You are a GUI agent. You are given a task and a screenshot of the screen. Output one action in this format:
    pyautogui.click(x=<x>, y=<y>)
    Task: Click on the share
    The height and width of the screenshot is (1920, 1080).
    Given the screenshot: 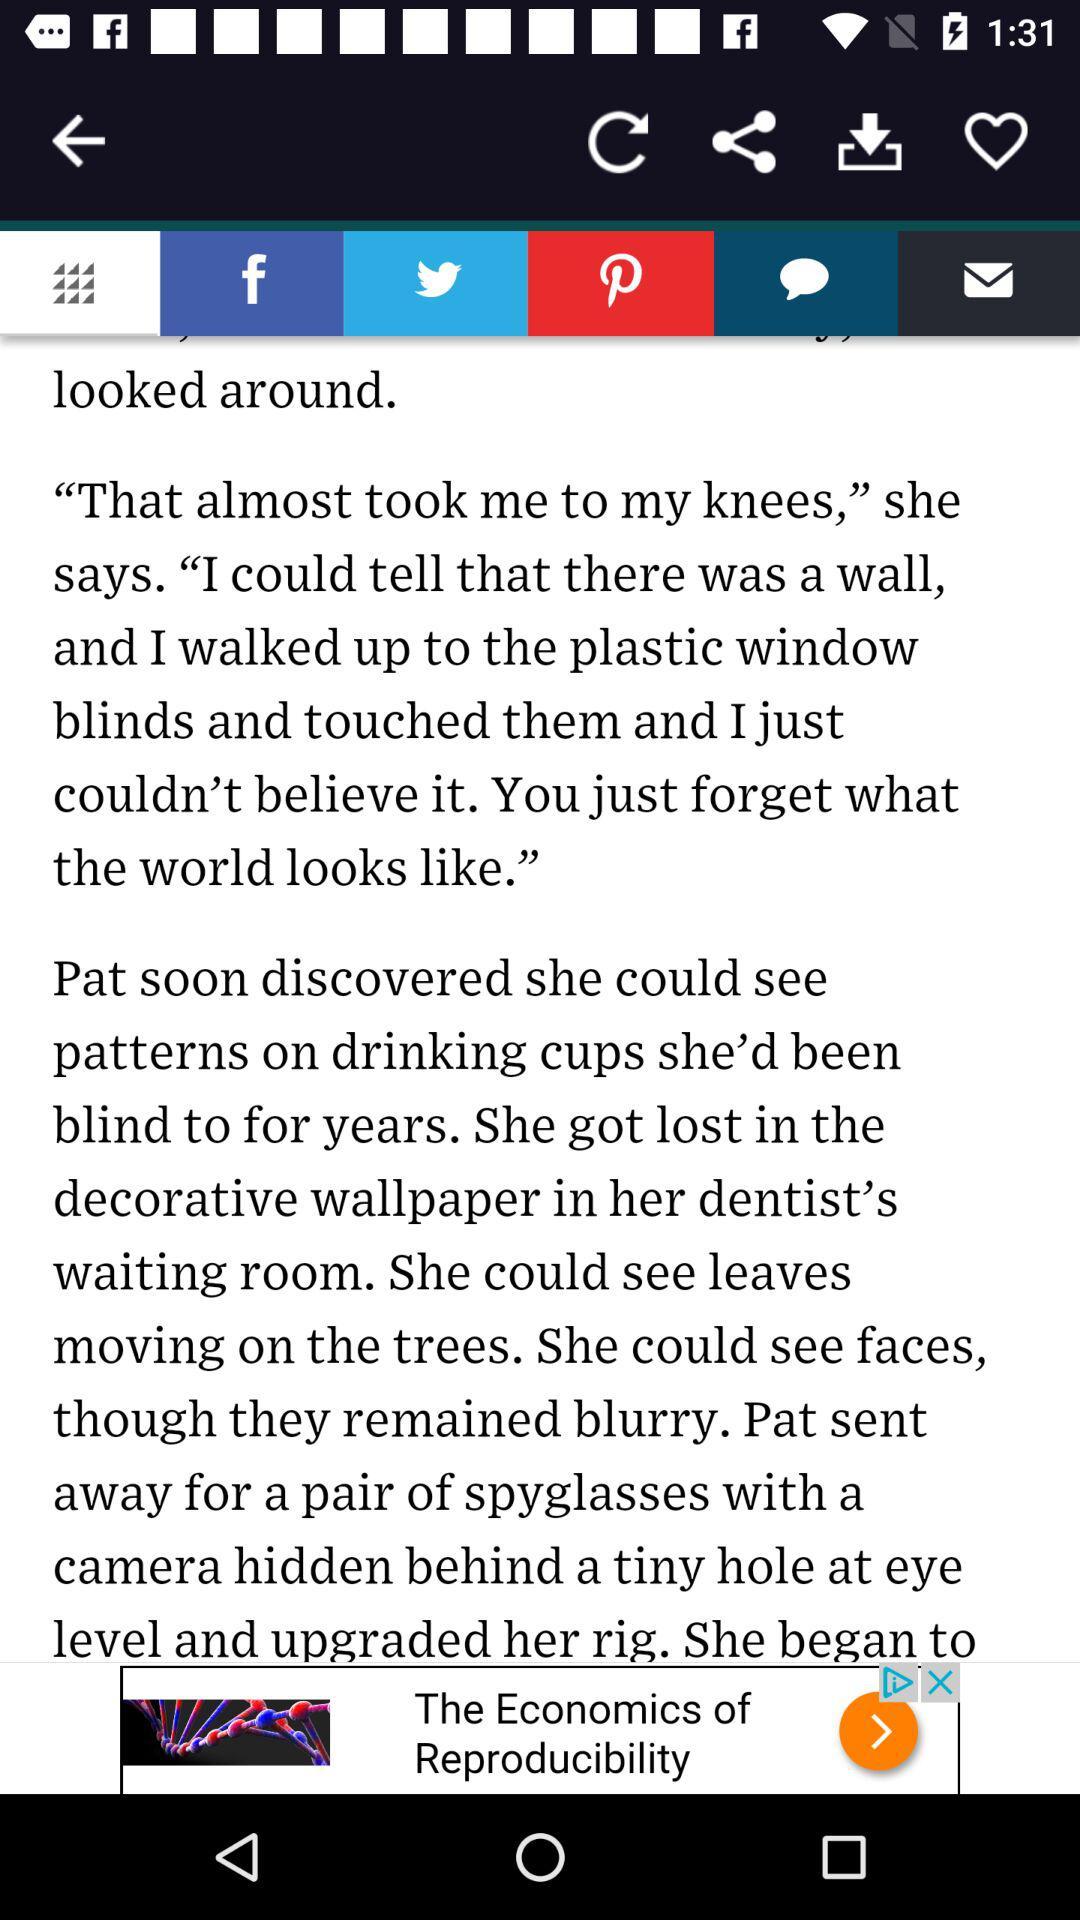 What is the action you would take?
    pyautogui.click(x=744, y=140)
    